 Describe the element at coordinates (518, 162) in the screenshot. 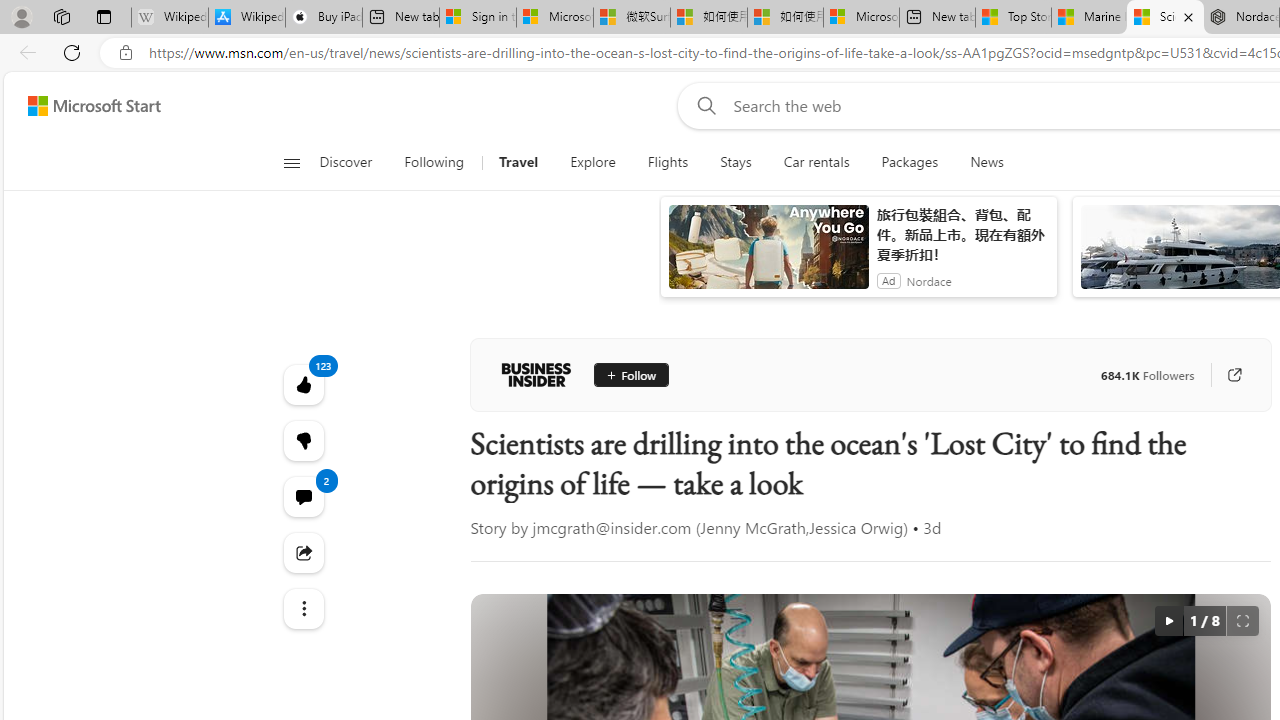

I see `'Travel'` at that location.